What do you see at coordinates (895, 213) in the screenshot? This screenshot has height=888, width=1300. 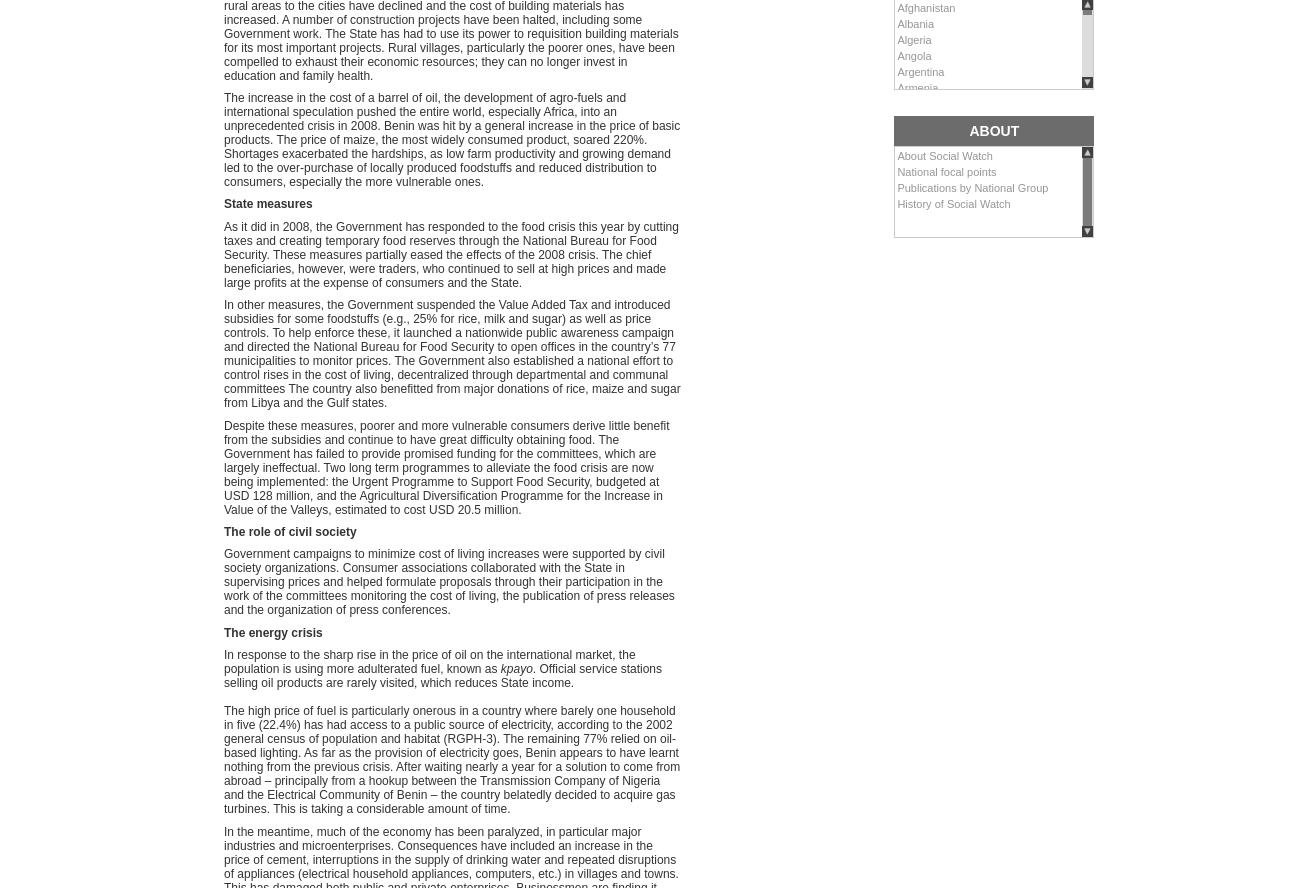 I see `'Bulgaria'` at bounding box center [895, 213].